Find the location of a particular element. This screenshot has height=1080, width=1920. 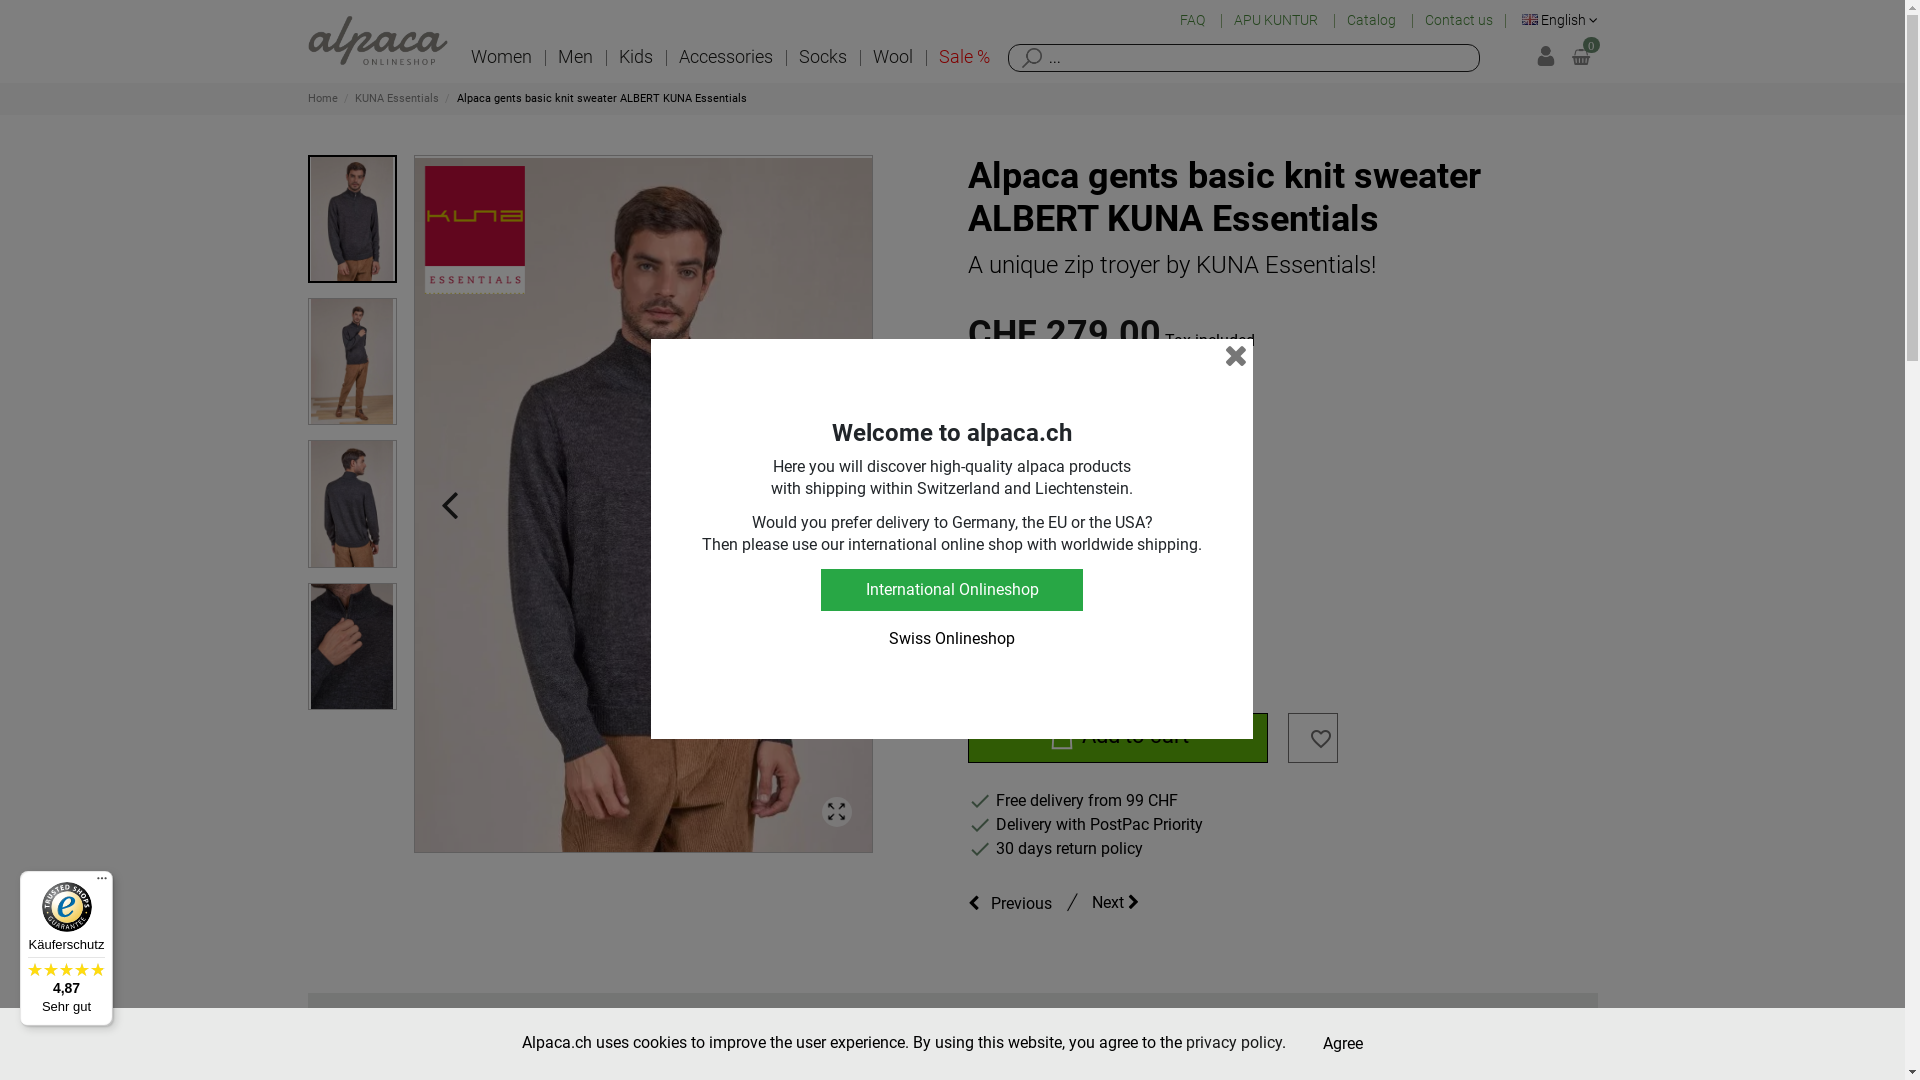

'Home' is located at coordinates (324, 98).